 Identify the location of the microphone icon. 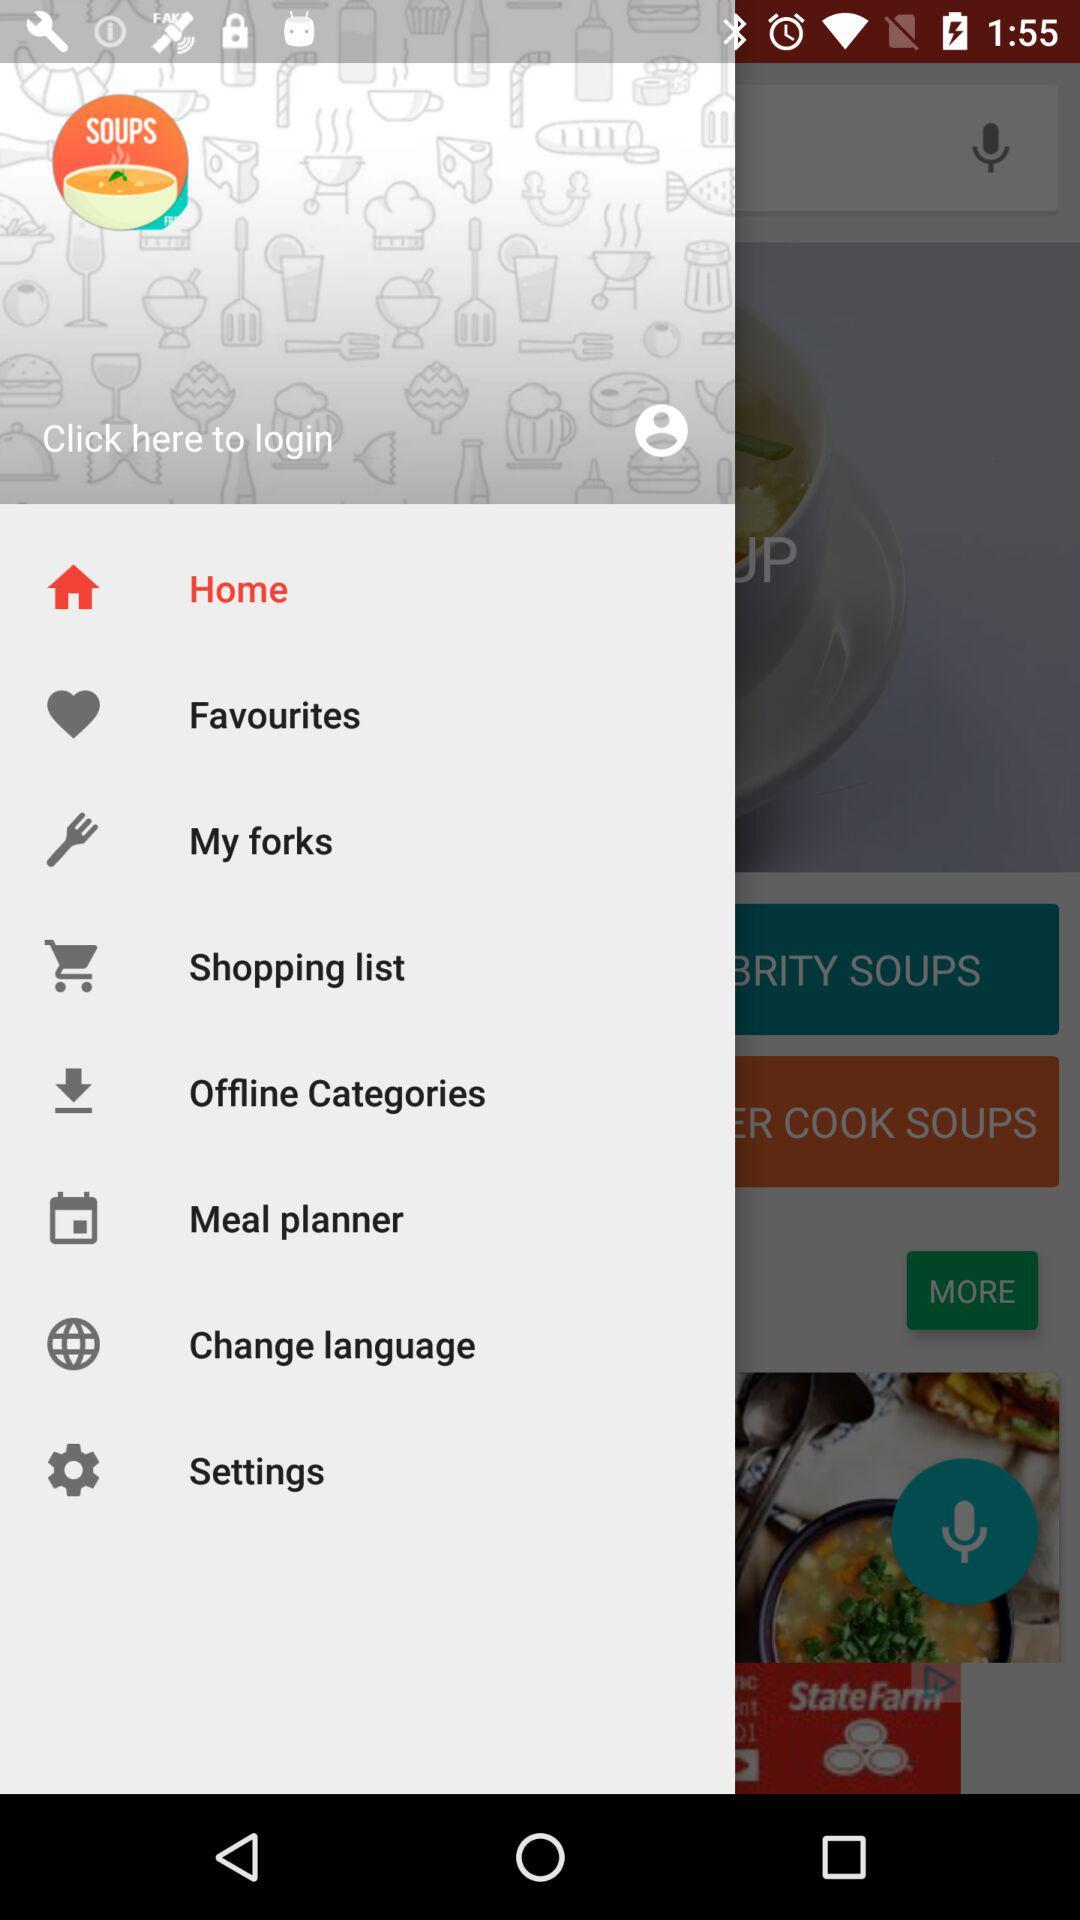
(963, 1530).